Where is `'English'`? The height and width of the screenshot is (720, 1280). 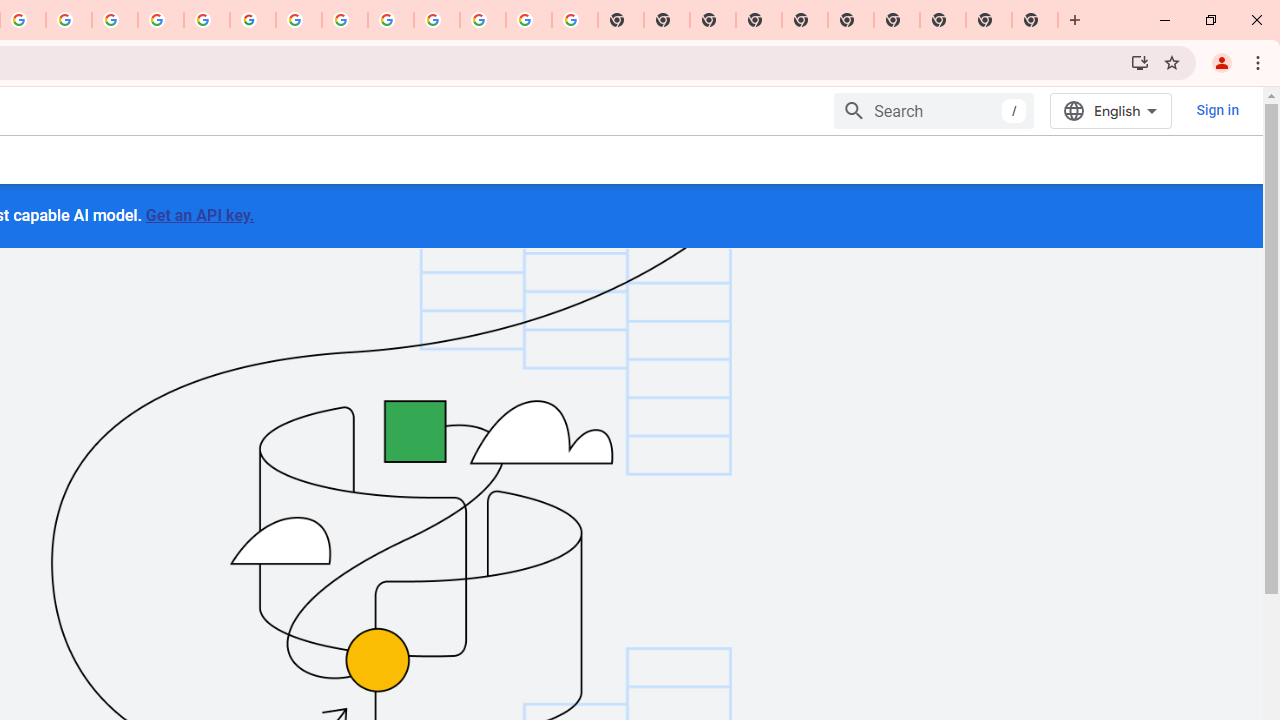
'English' is located at coordinates (1110, 110).